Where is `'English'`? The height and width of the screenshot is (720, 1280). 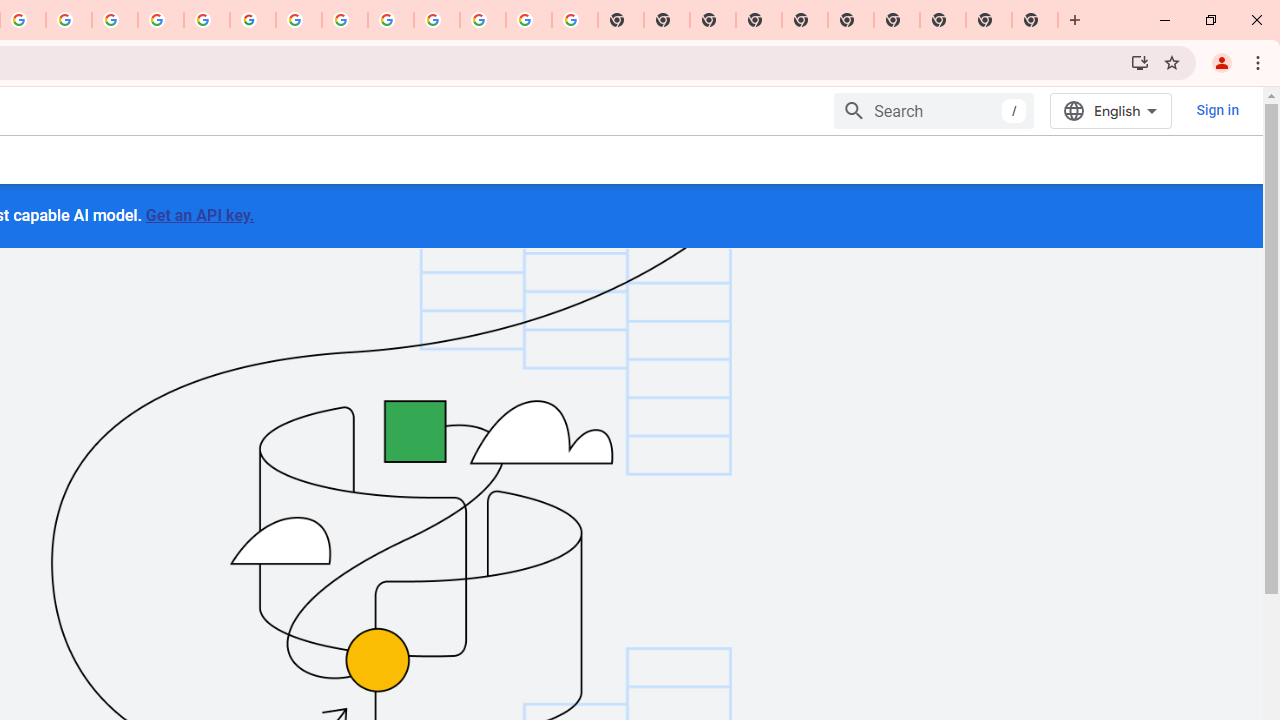
'English' is located at coordinates (1110, 110).